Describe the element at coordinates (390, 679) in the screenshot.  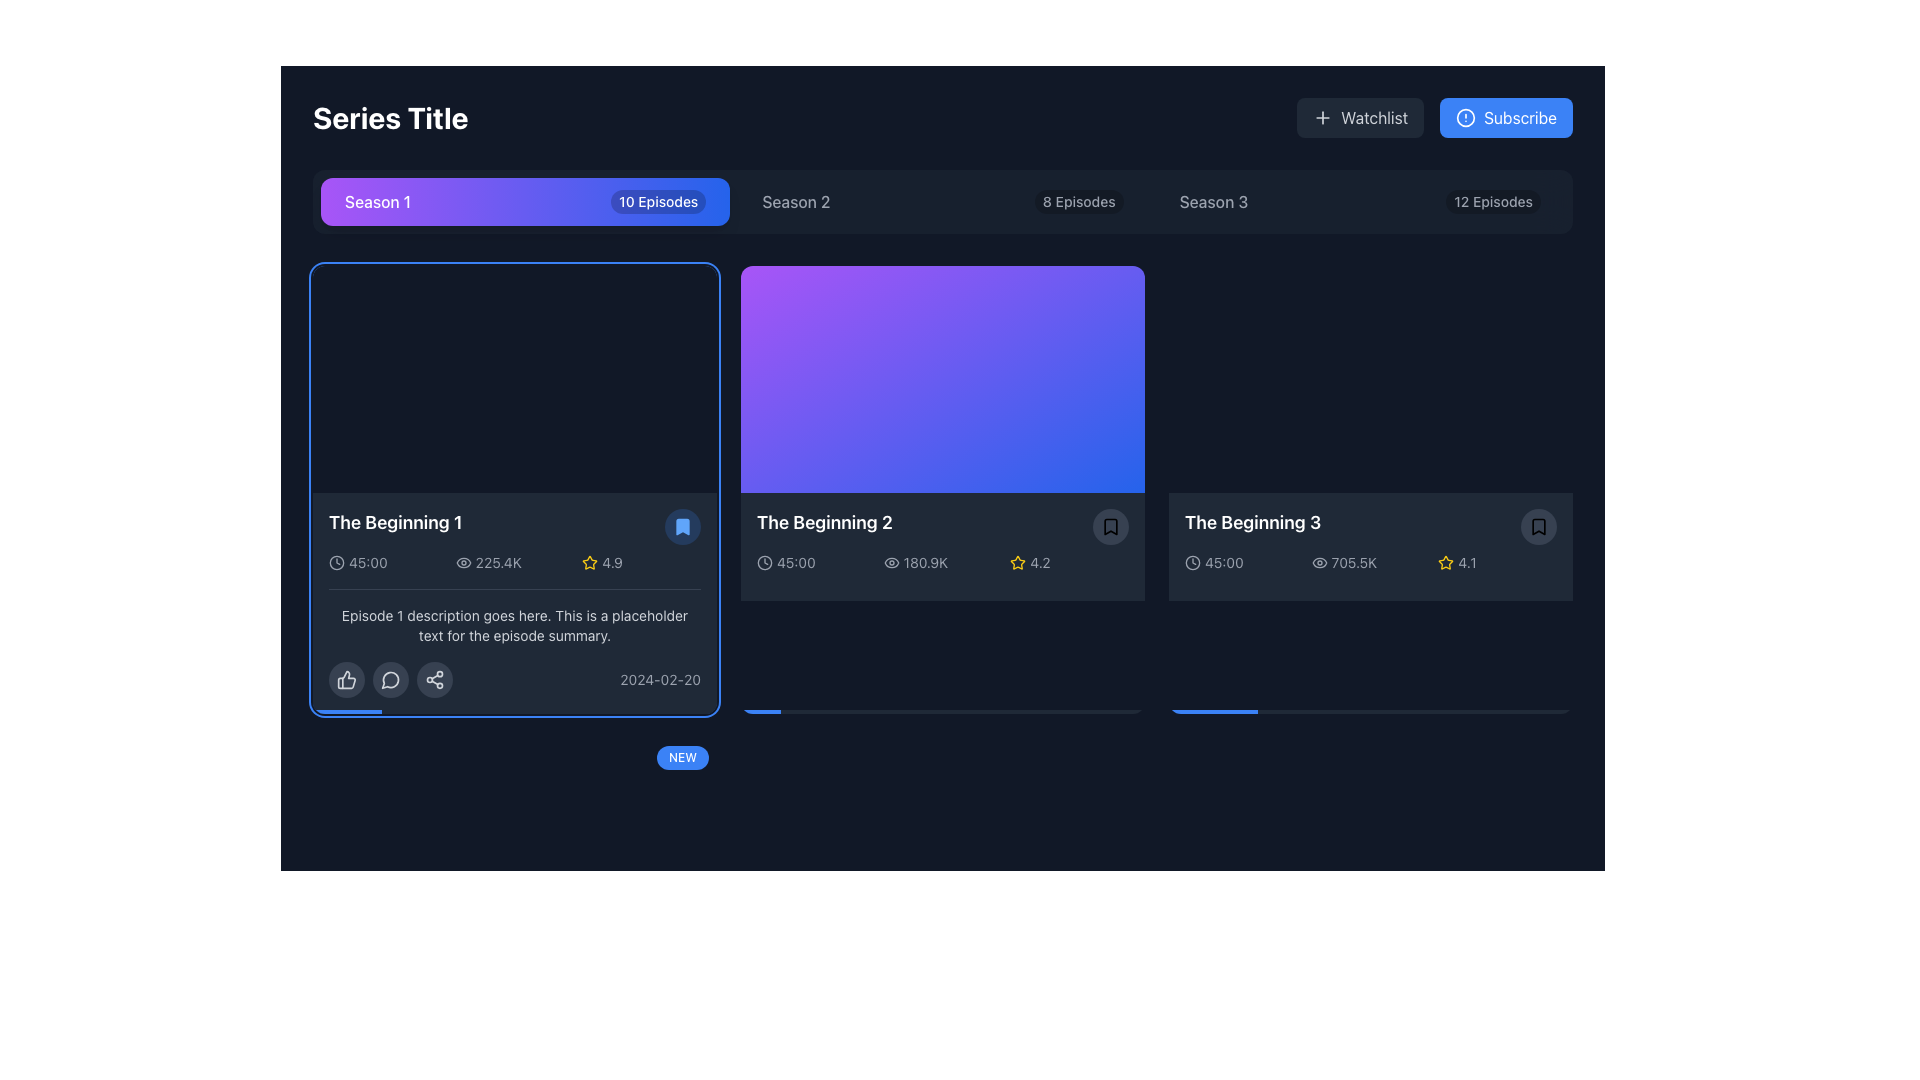
I see `the circular button with a gray background and message bubble icon, which is the second button from the left in a horizontal row of interactive icons, located below the episode description` at that location.